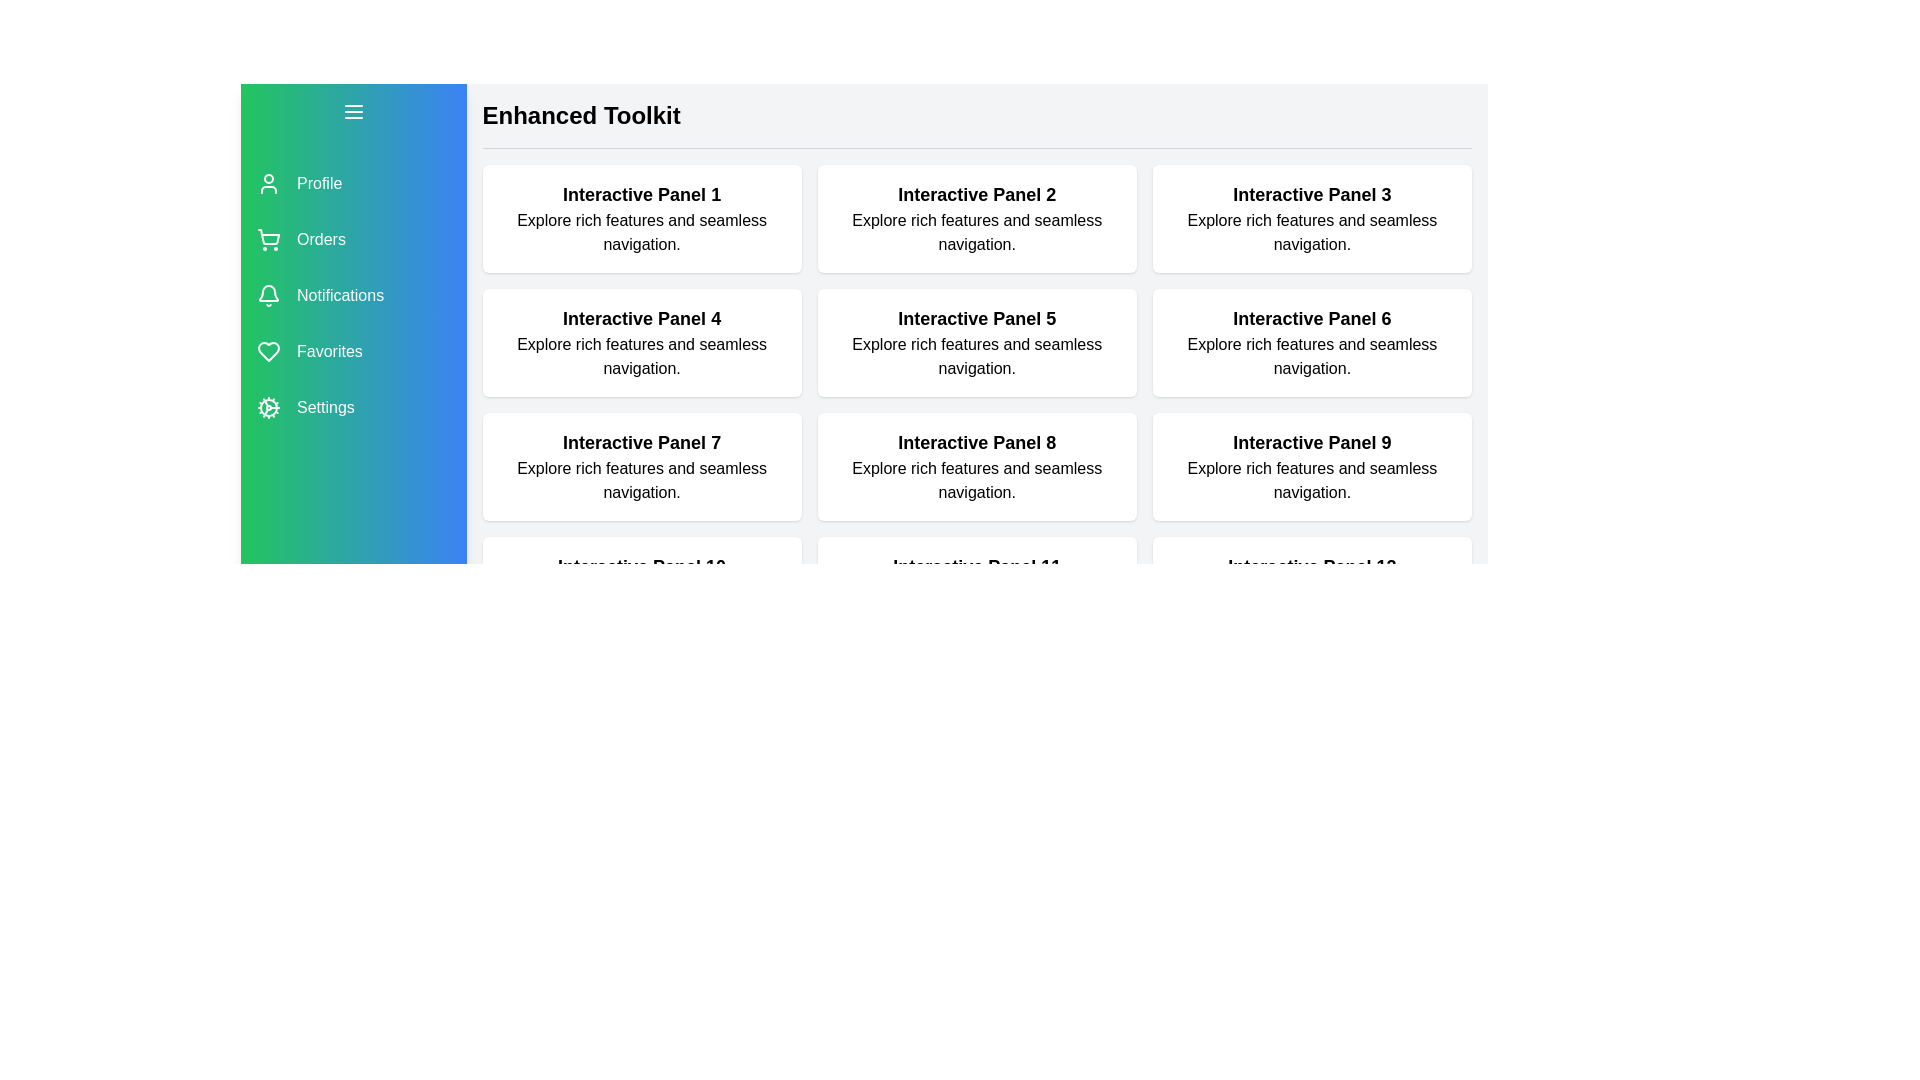 The image size is (1920, 1080). What do you see at coordinates (353, 350) in the screenshot?
I see `the menu item labeled Favorites` at bounding box center [353, 350].